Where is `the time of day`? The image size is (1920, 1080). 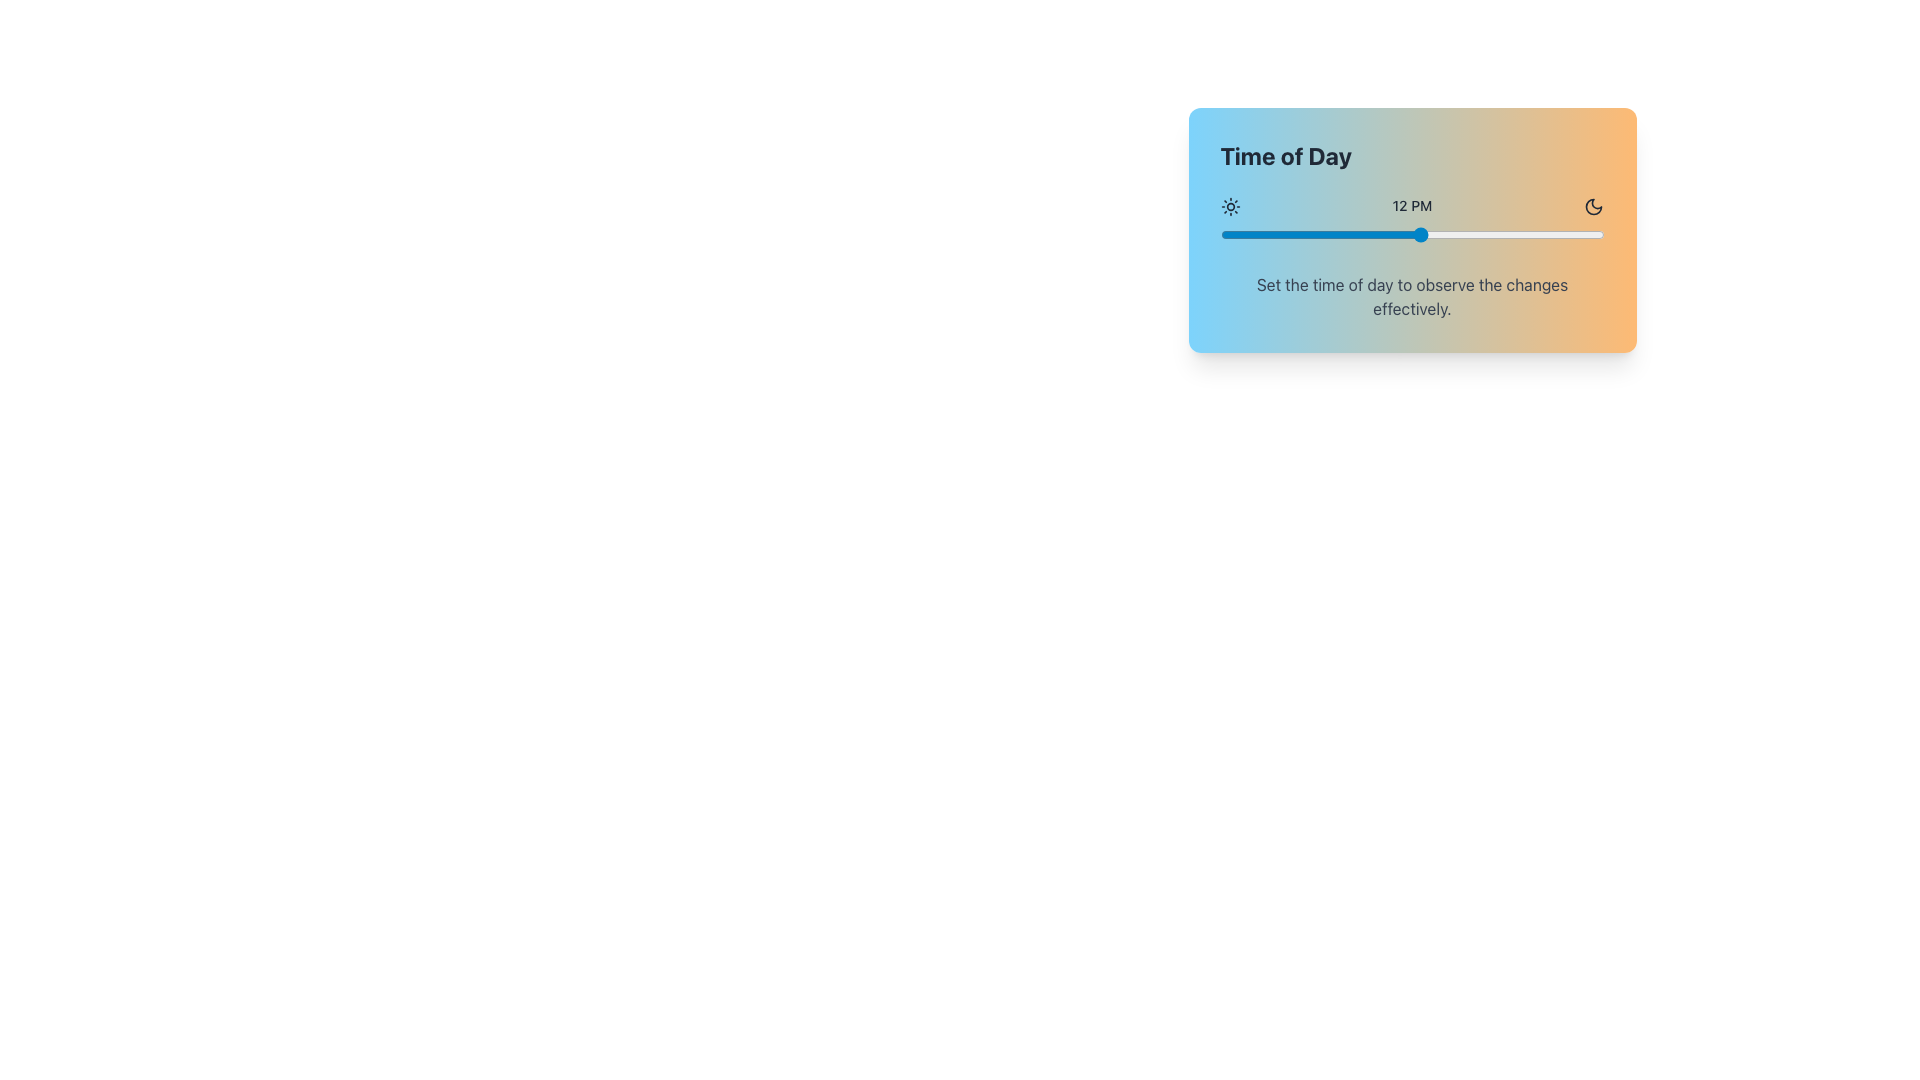 the time of day is located at coordinates (1236, 234).